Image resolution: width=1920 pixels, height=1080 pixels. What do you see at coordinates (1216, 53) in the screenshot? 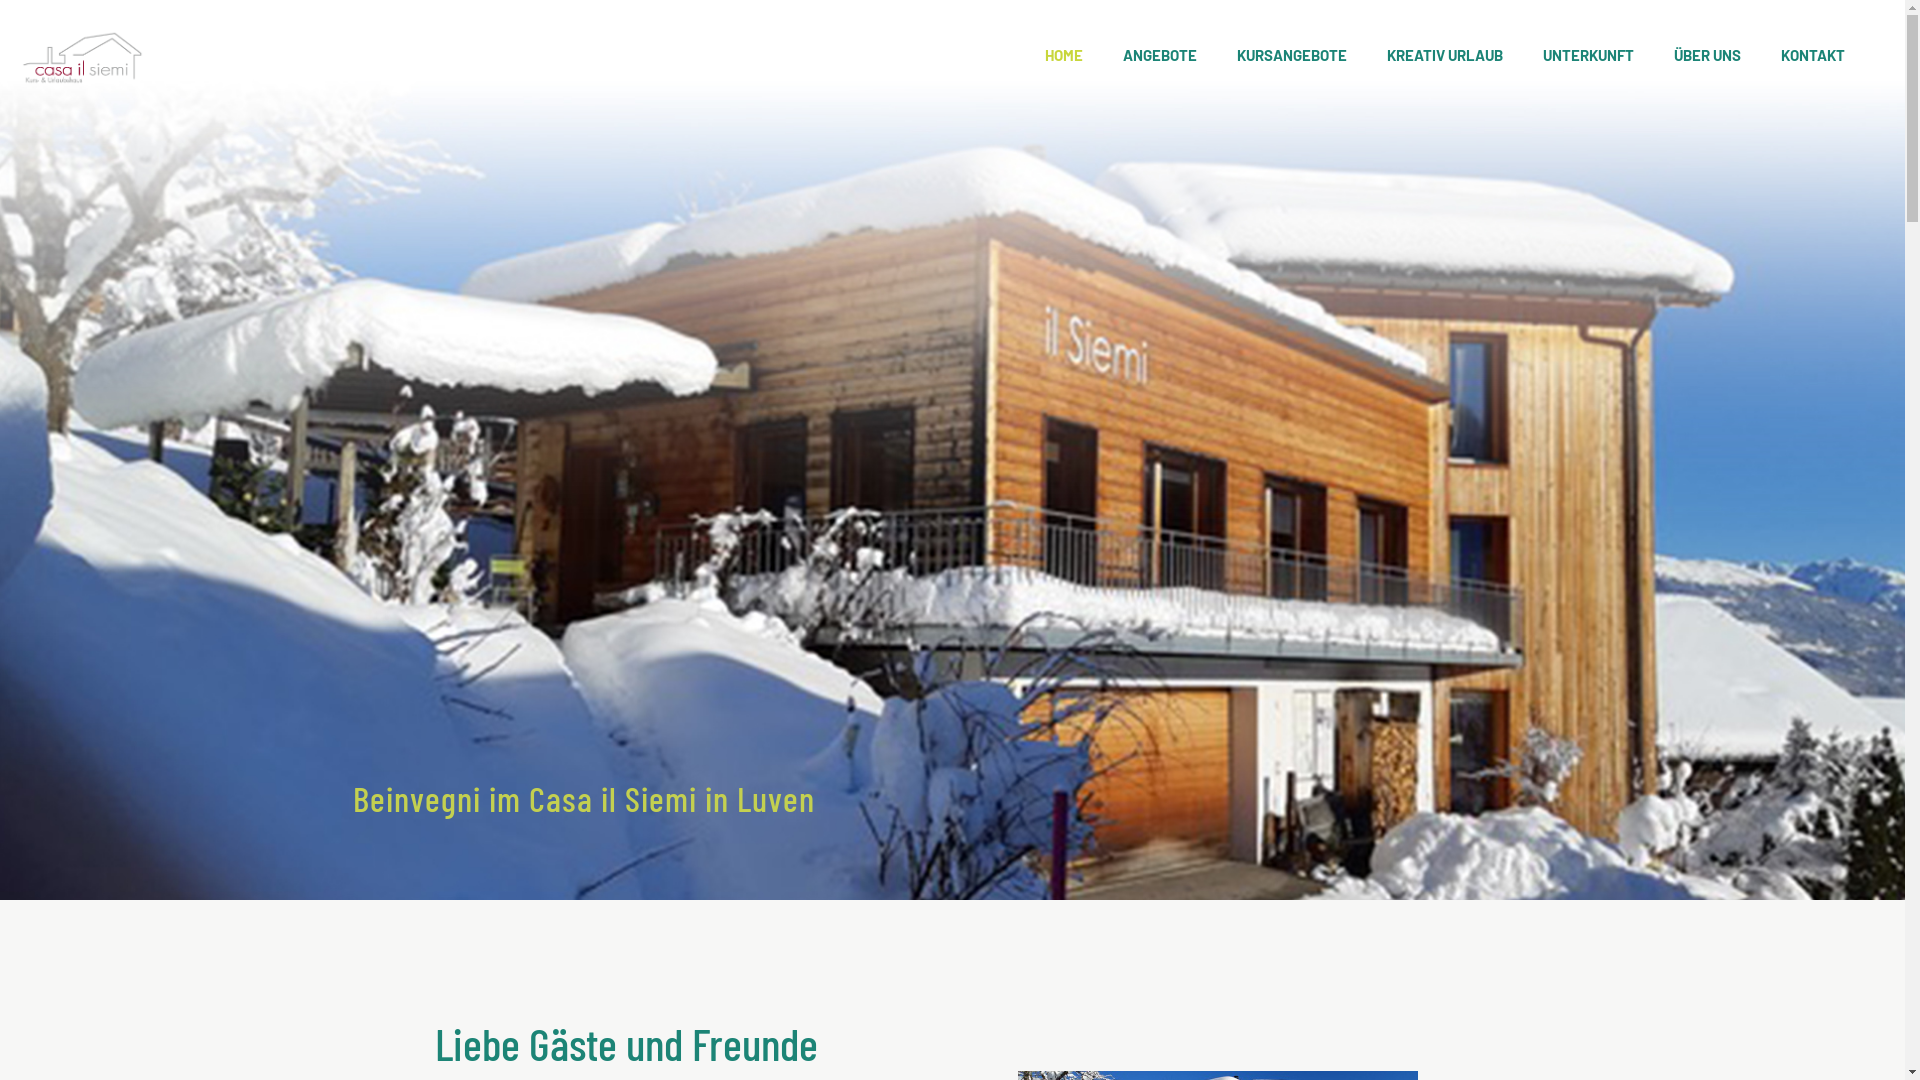
I see `'KURSANGEBOTE'` at bounding box center [1216, 53].